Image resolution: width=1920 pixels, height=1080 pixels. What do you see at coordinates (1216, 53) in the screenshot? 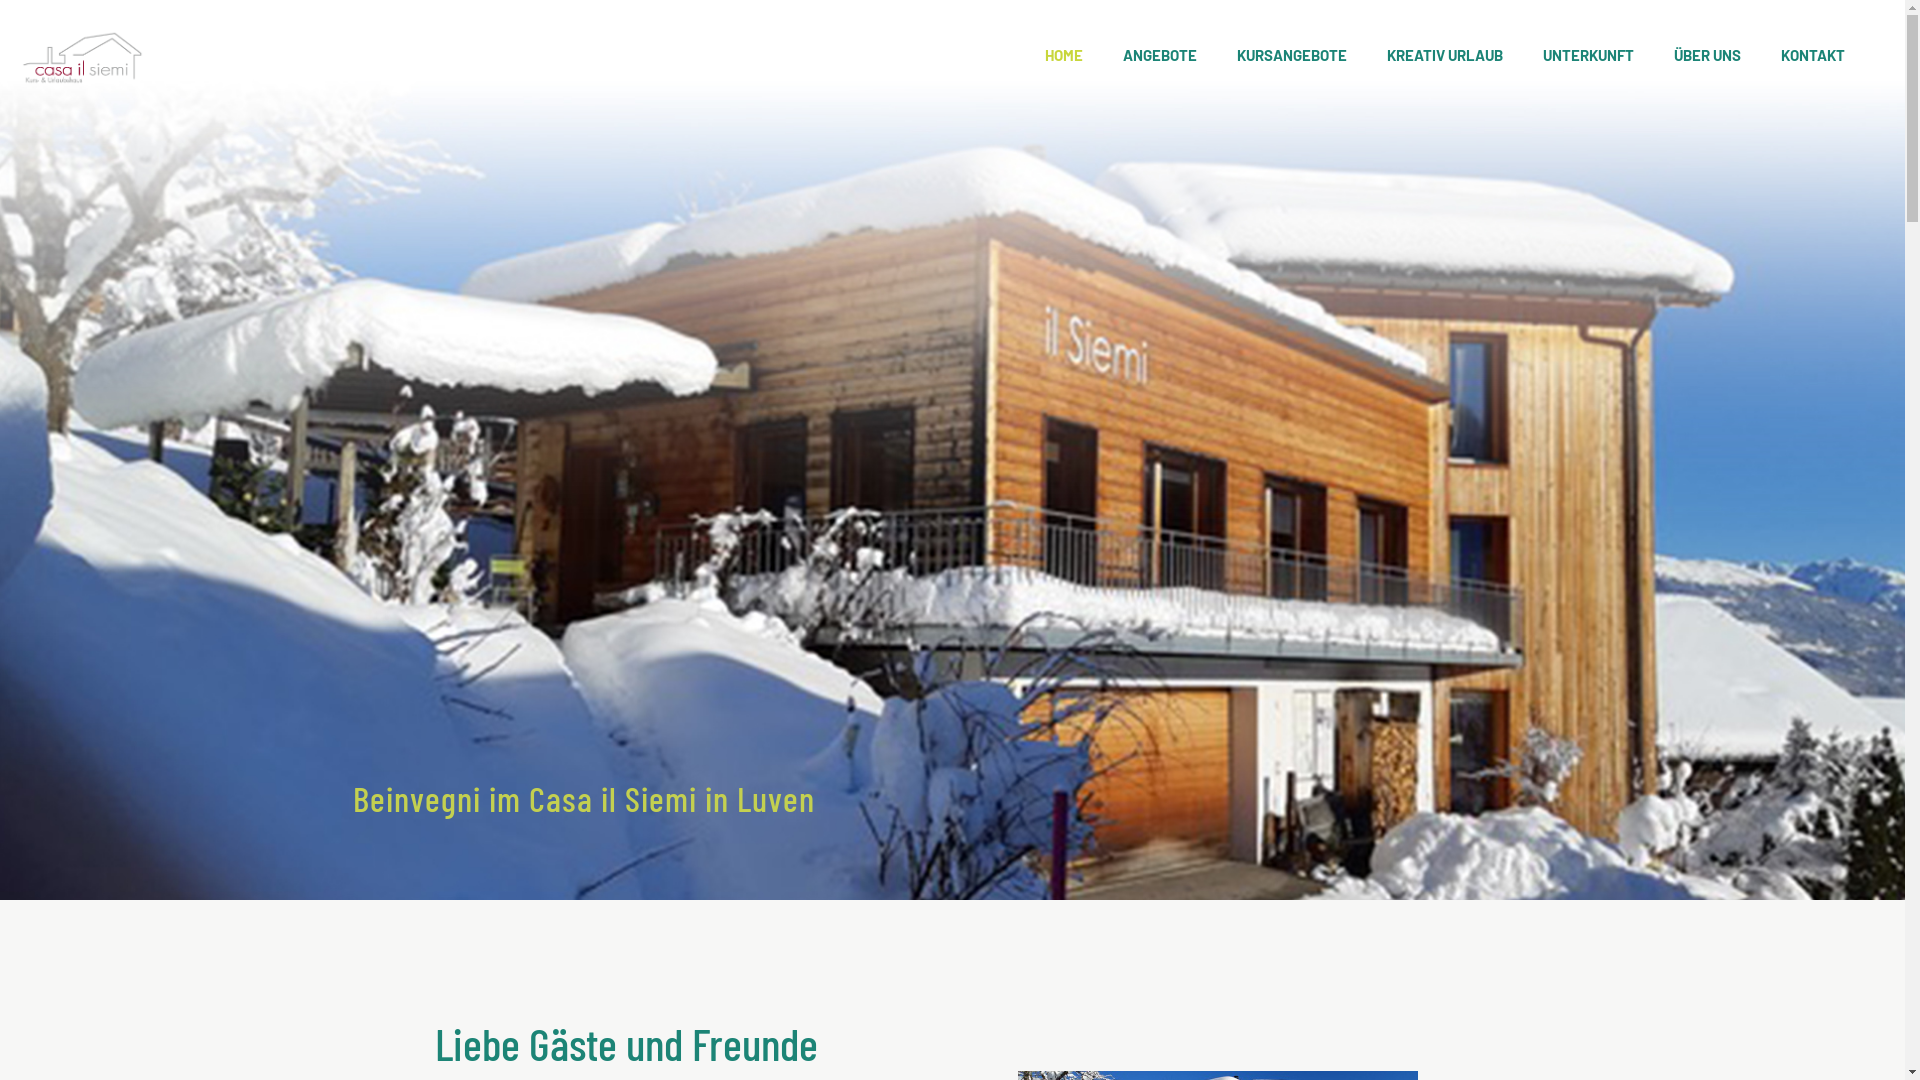
I see `'KURSANGEBOTE'` at bounding box center [1216, 53].